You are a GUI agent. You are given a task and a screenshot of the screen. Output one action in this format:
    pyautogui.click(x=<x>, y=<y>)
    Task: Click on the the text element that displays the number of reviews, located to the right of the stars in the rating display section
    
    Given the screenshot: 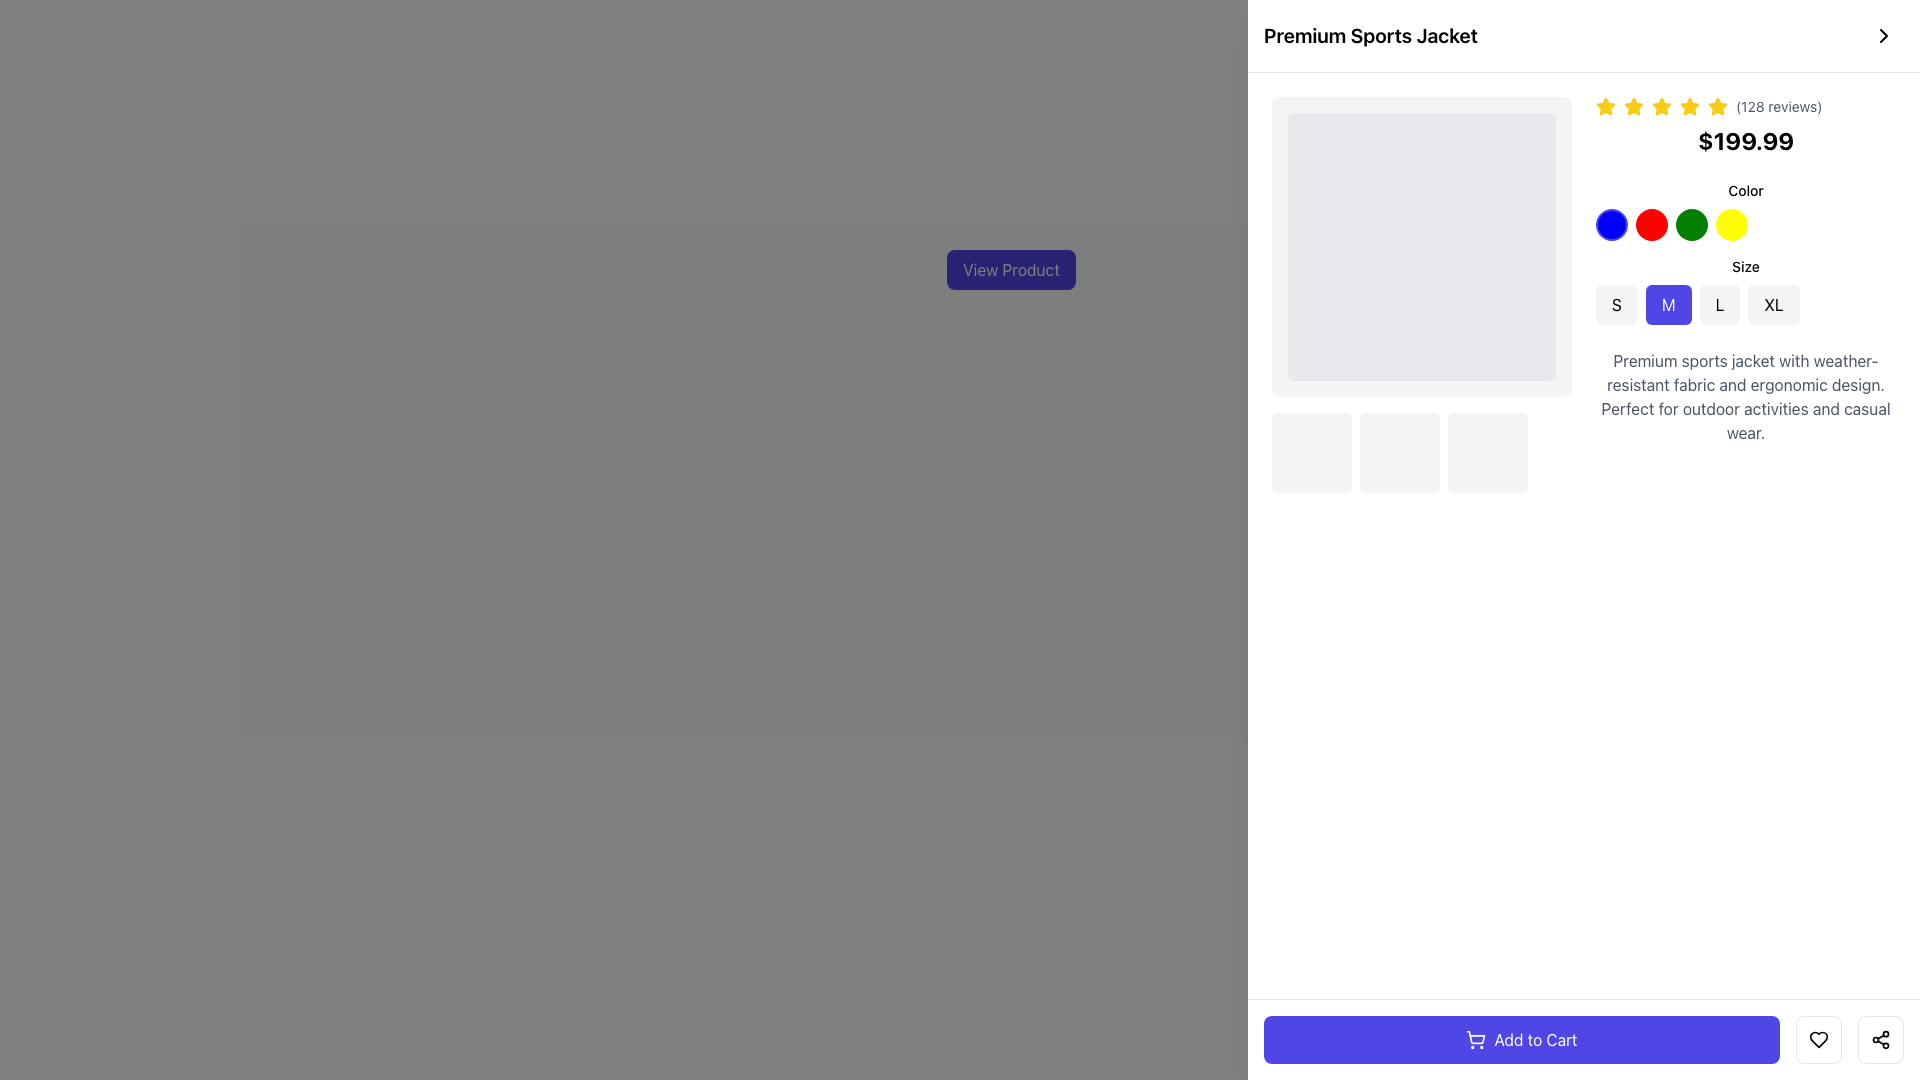 What is the action you would take?
    pyautogui.click(x=1779, y=107)
    